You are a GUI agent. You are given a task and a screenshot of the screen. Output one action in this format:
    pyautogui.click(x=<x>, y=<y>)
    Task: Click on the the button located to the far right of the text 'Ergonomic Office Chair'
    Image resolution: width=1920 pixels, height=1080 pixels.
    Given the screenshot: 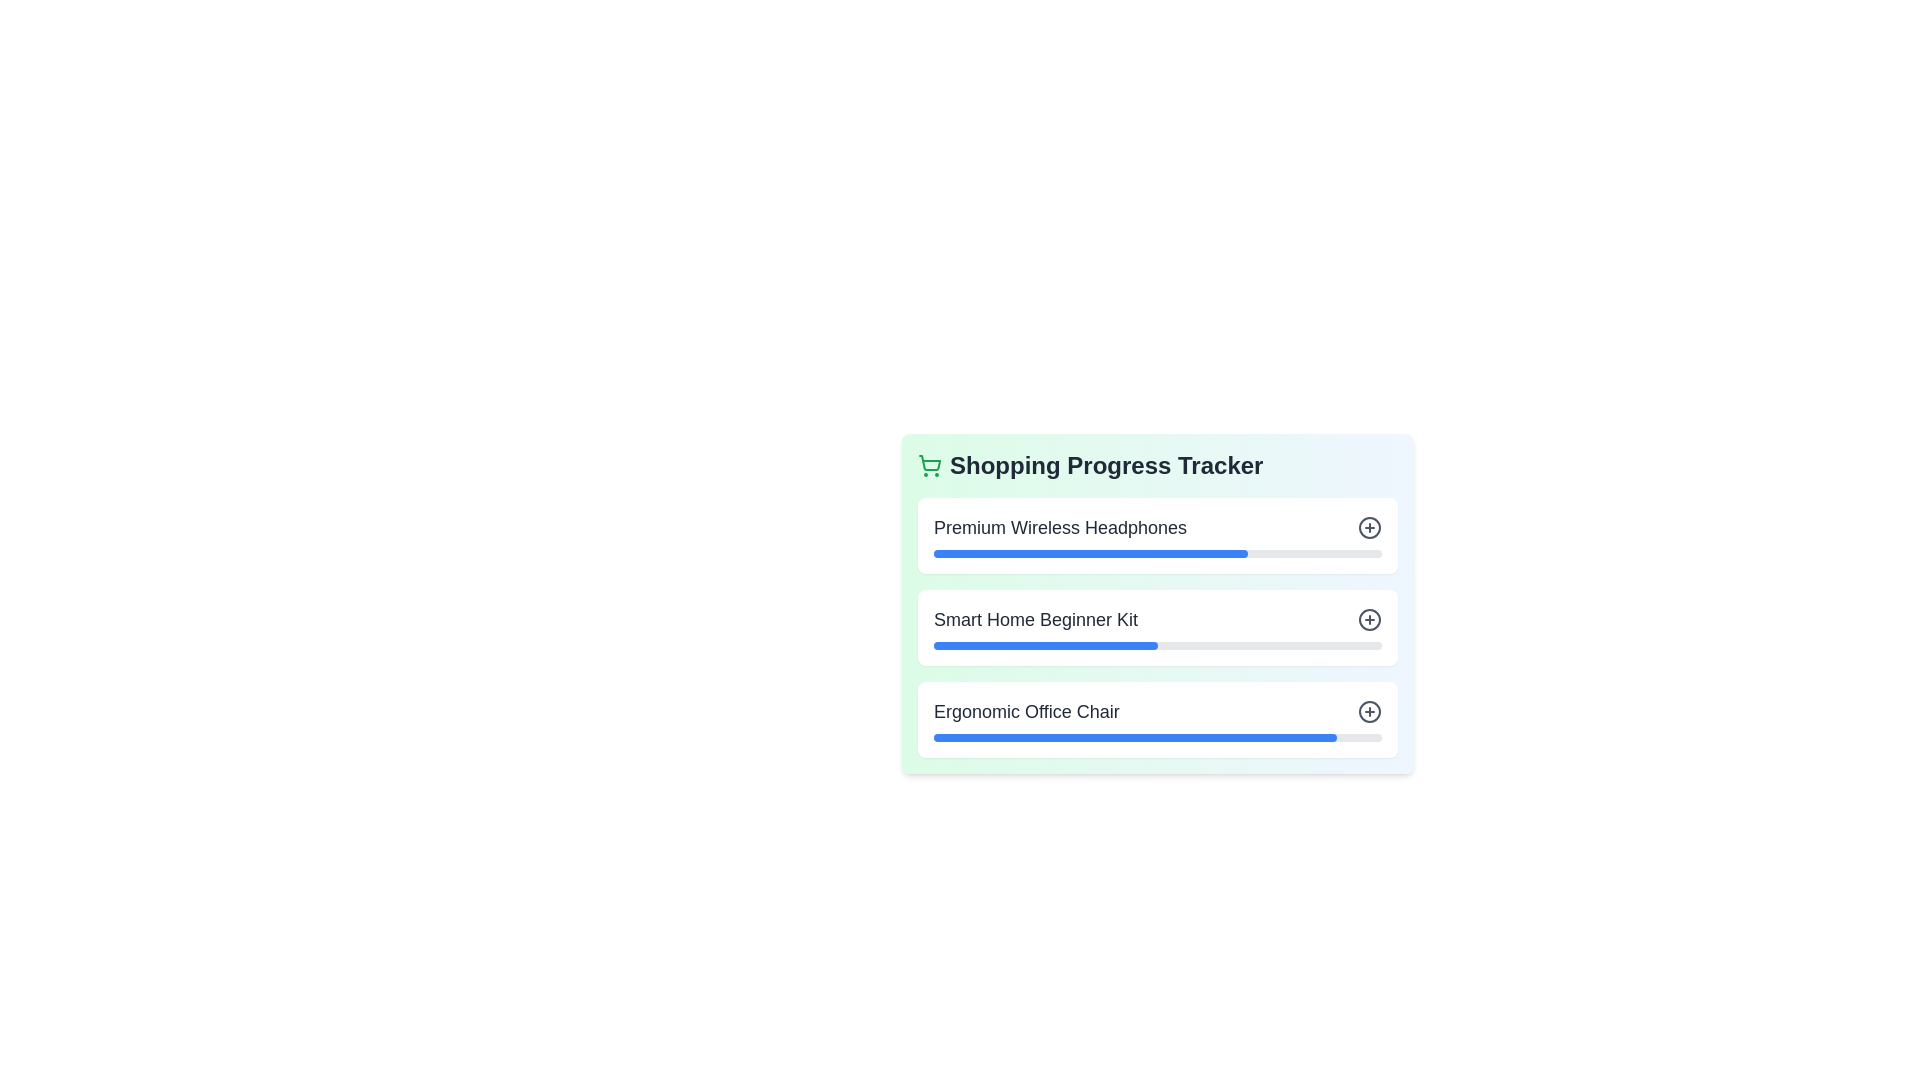 What is the action you would take?
    pyautogui.click(x=1368, y=711)
    